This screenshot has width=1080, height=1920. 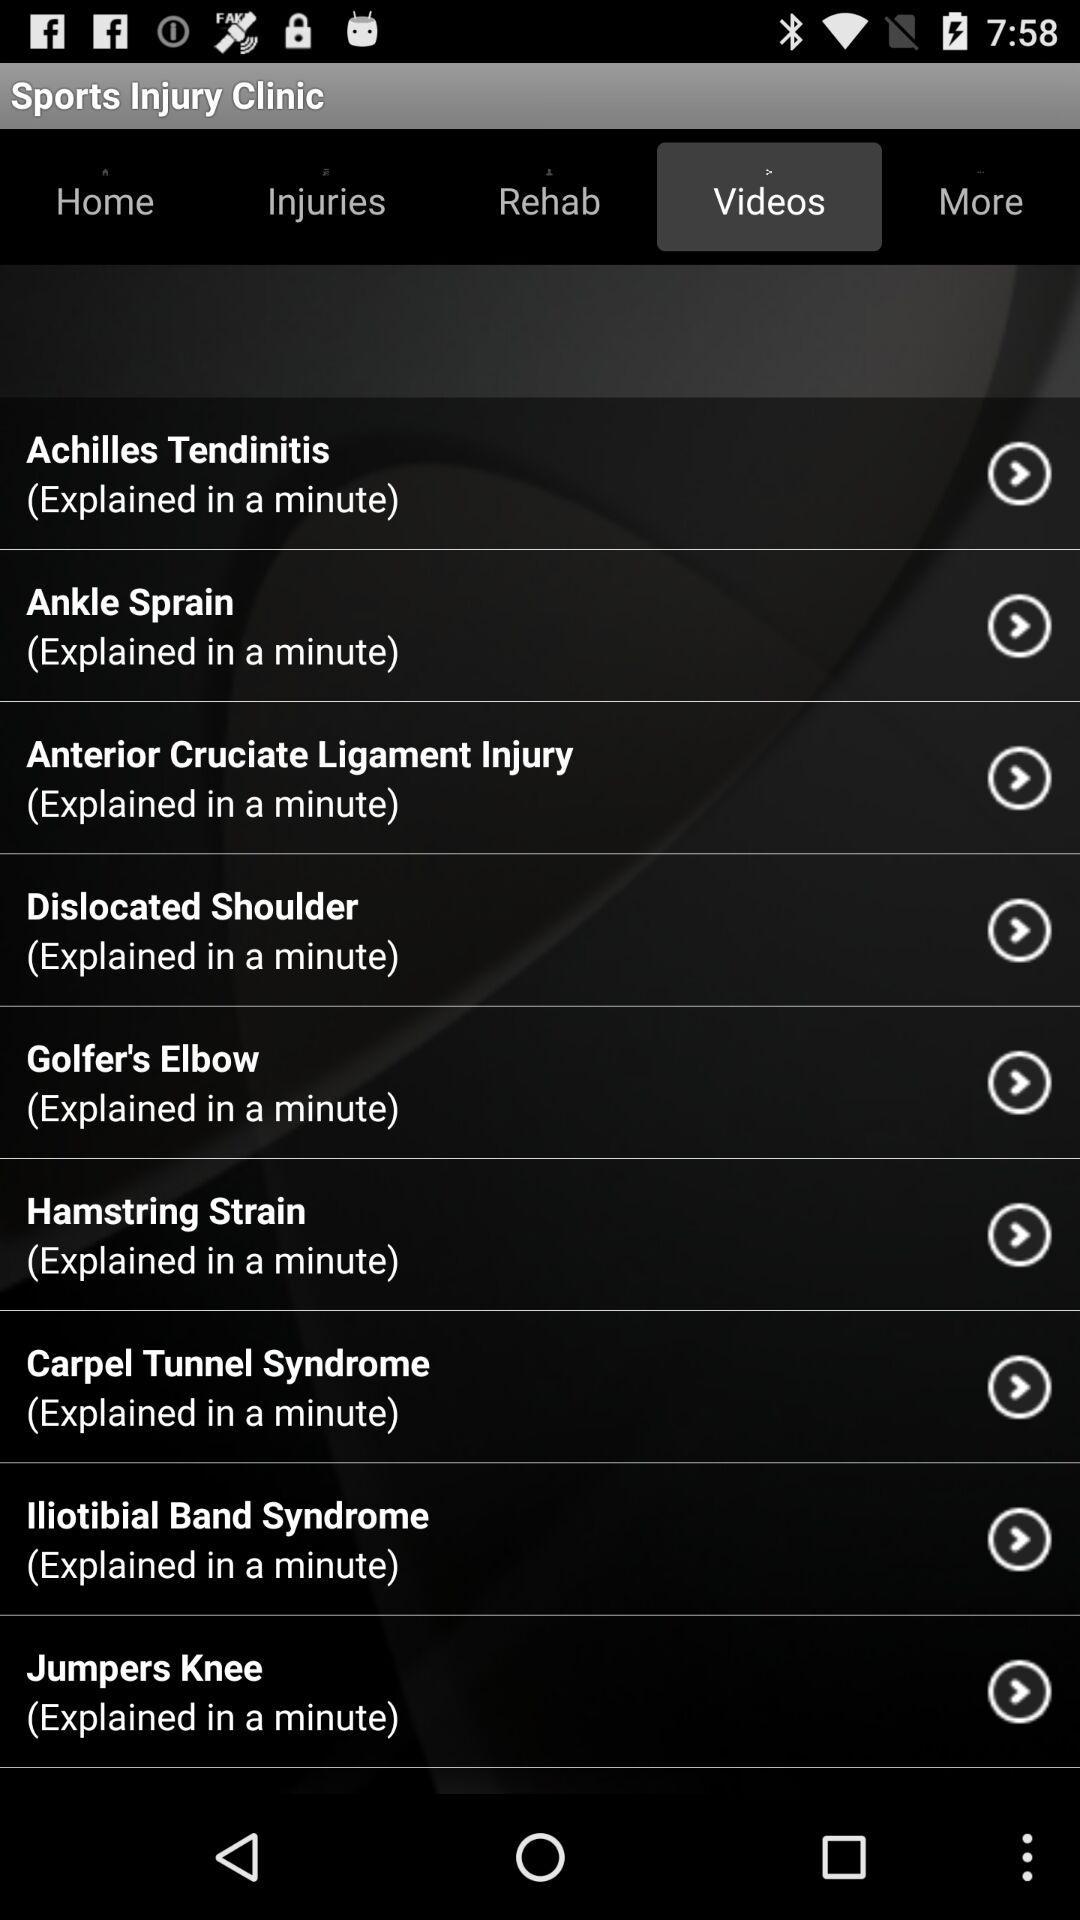 What do you see at coordinates (141, 1056) in the screenshot?
I see `golfer's elbow` at bounding box center [141, 1056].